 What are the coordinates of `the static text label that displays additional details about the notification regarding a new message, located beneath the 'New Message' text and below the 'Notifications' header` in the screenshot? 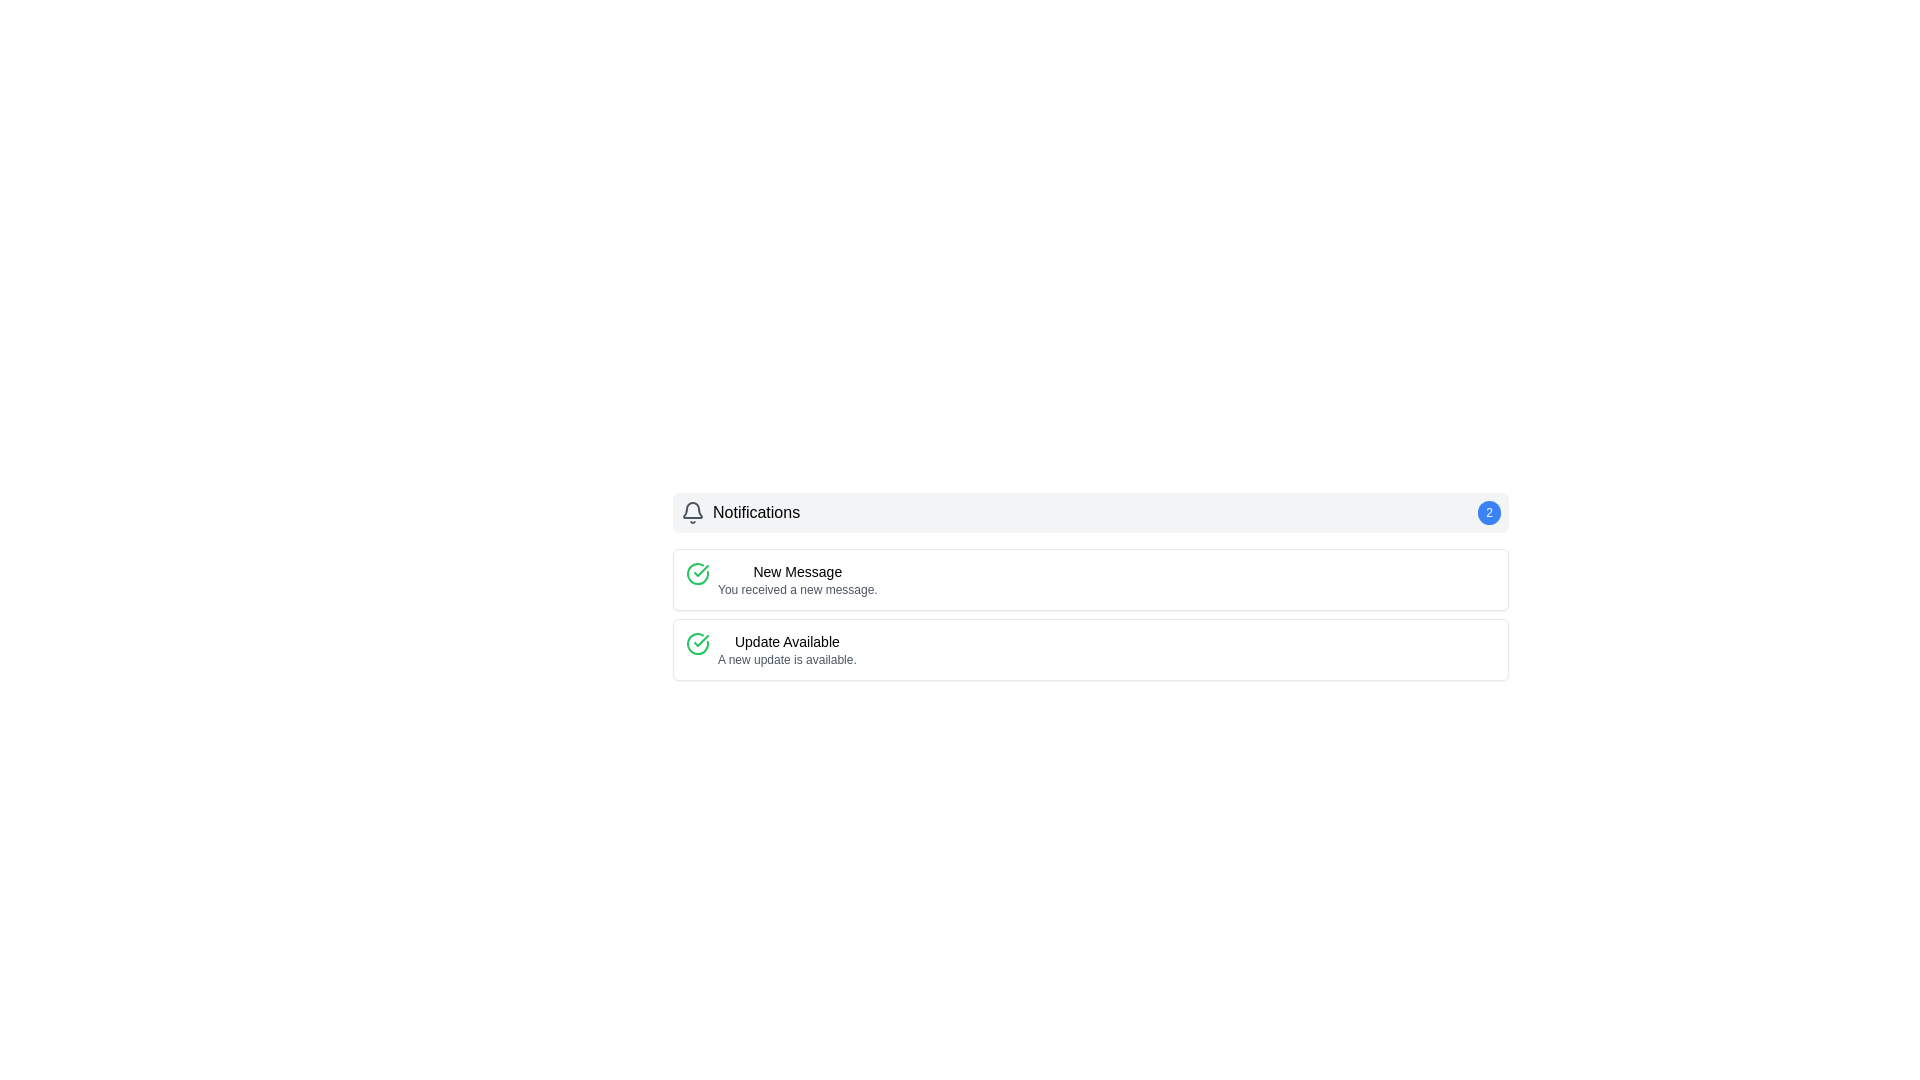 It's located at (796, 589).